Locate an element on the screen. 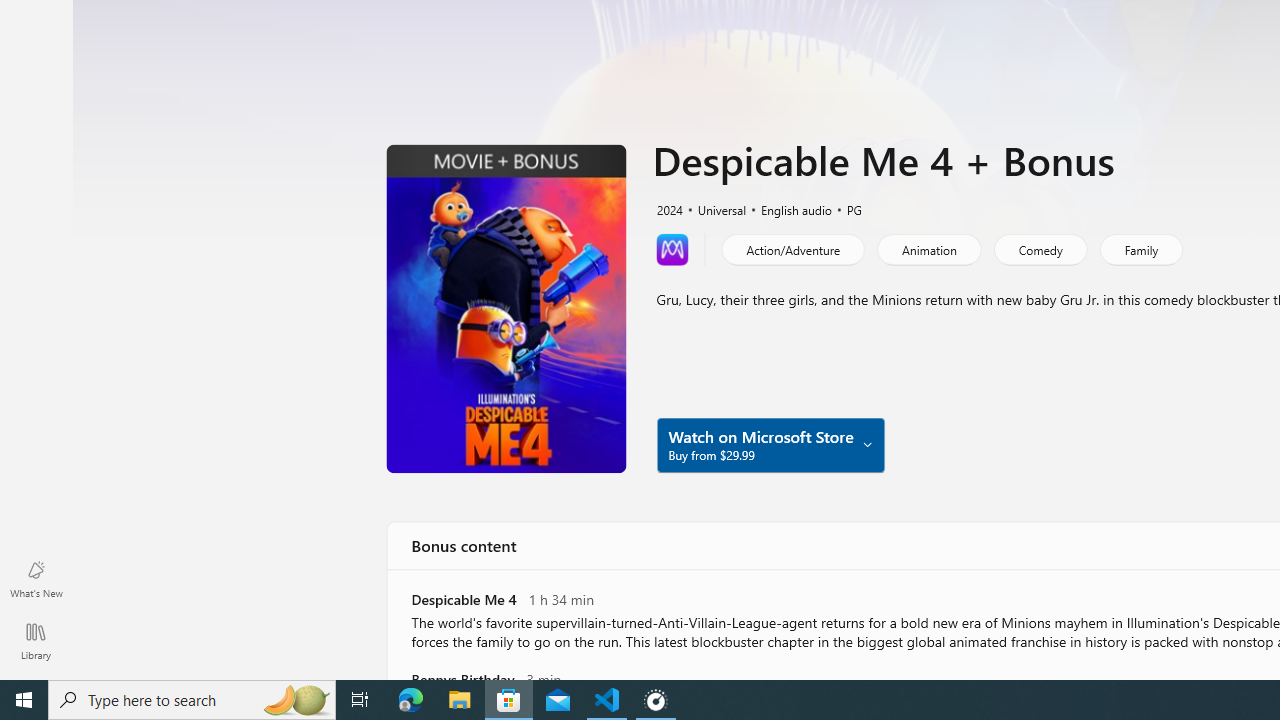 The width and height of the screenshot is (1280, 720). 'Animation' is located at coordinates (927, 248).